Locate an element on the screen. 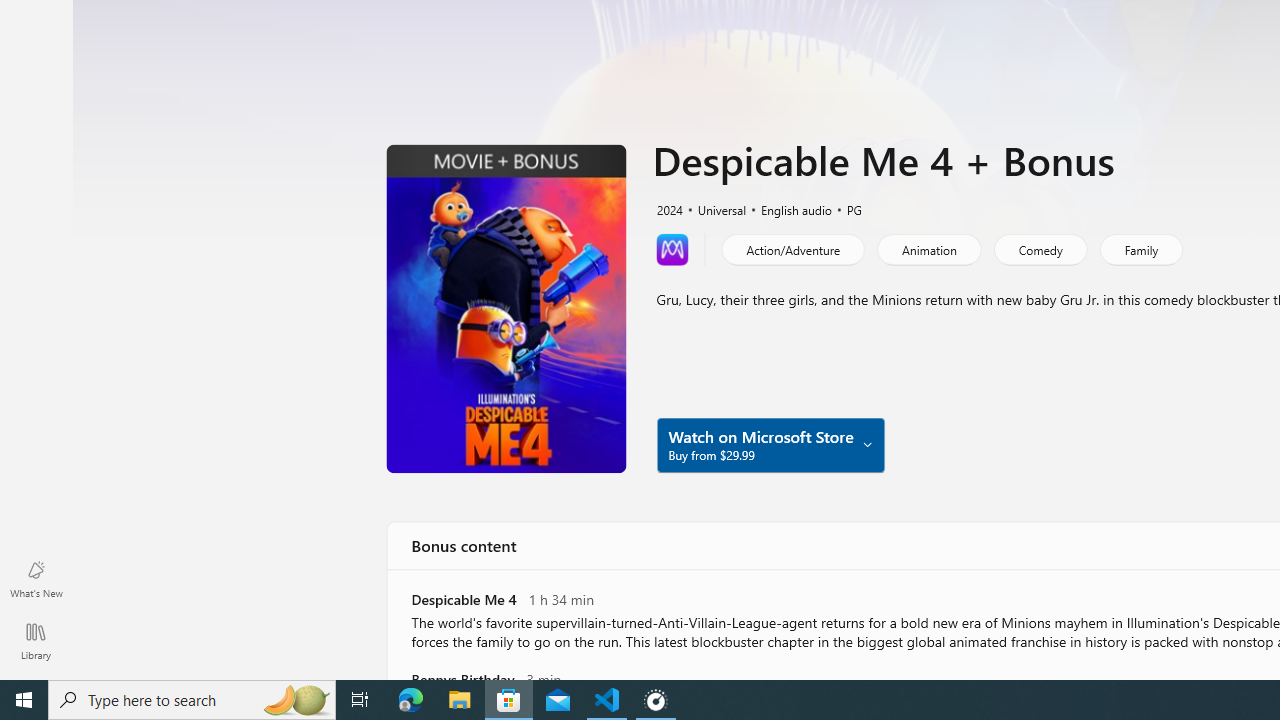 The width and height of the screenshot is (1280, 720). 'Animation' is located at coordinates (927, 248).